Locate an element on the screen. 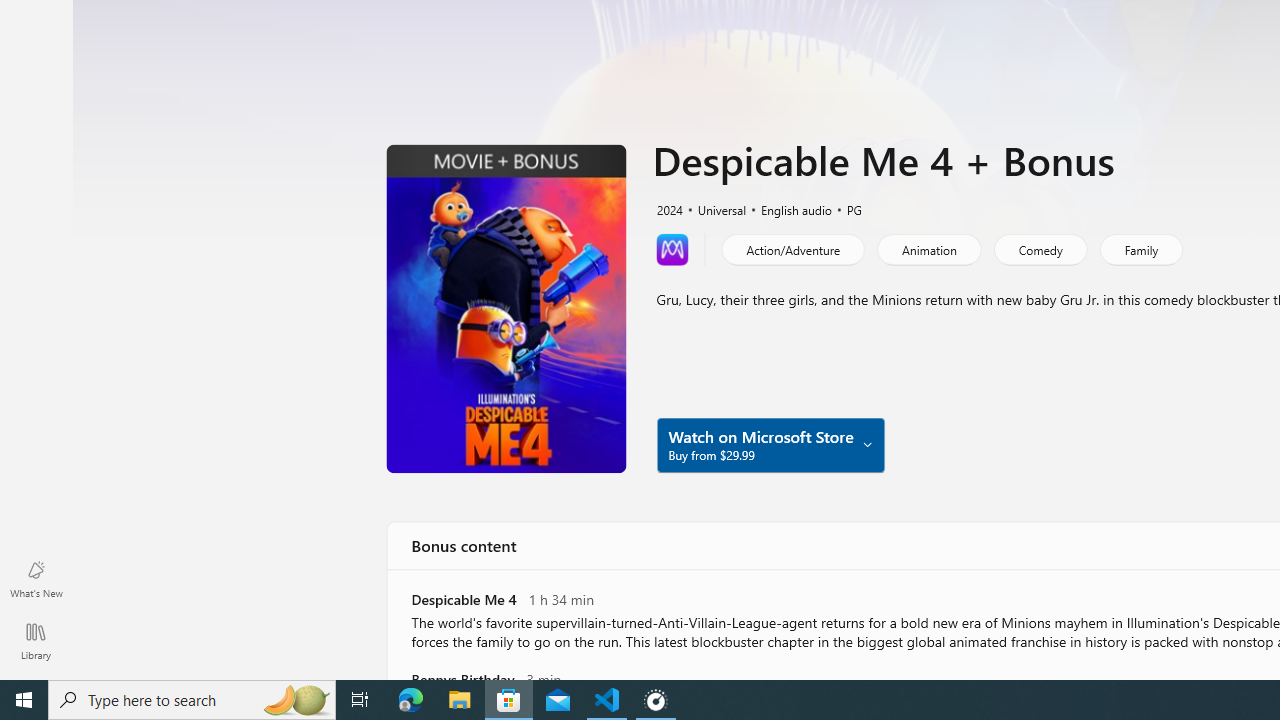 The width and height of the screenshot is (1280, 720). 'Animation' is located at coordinates (927, 248).